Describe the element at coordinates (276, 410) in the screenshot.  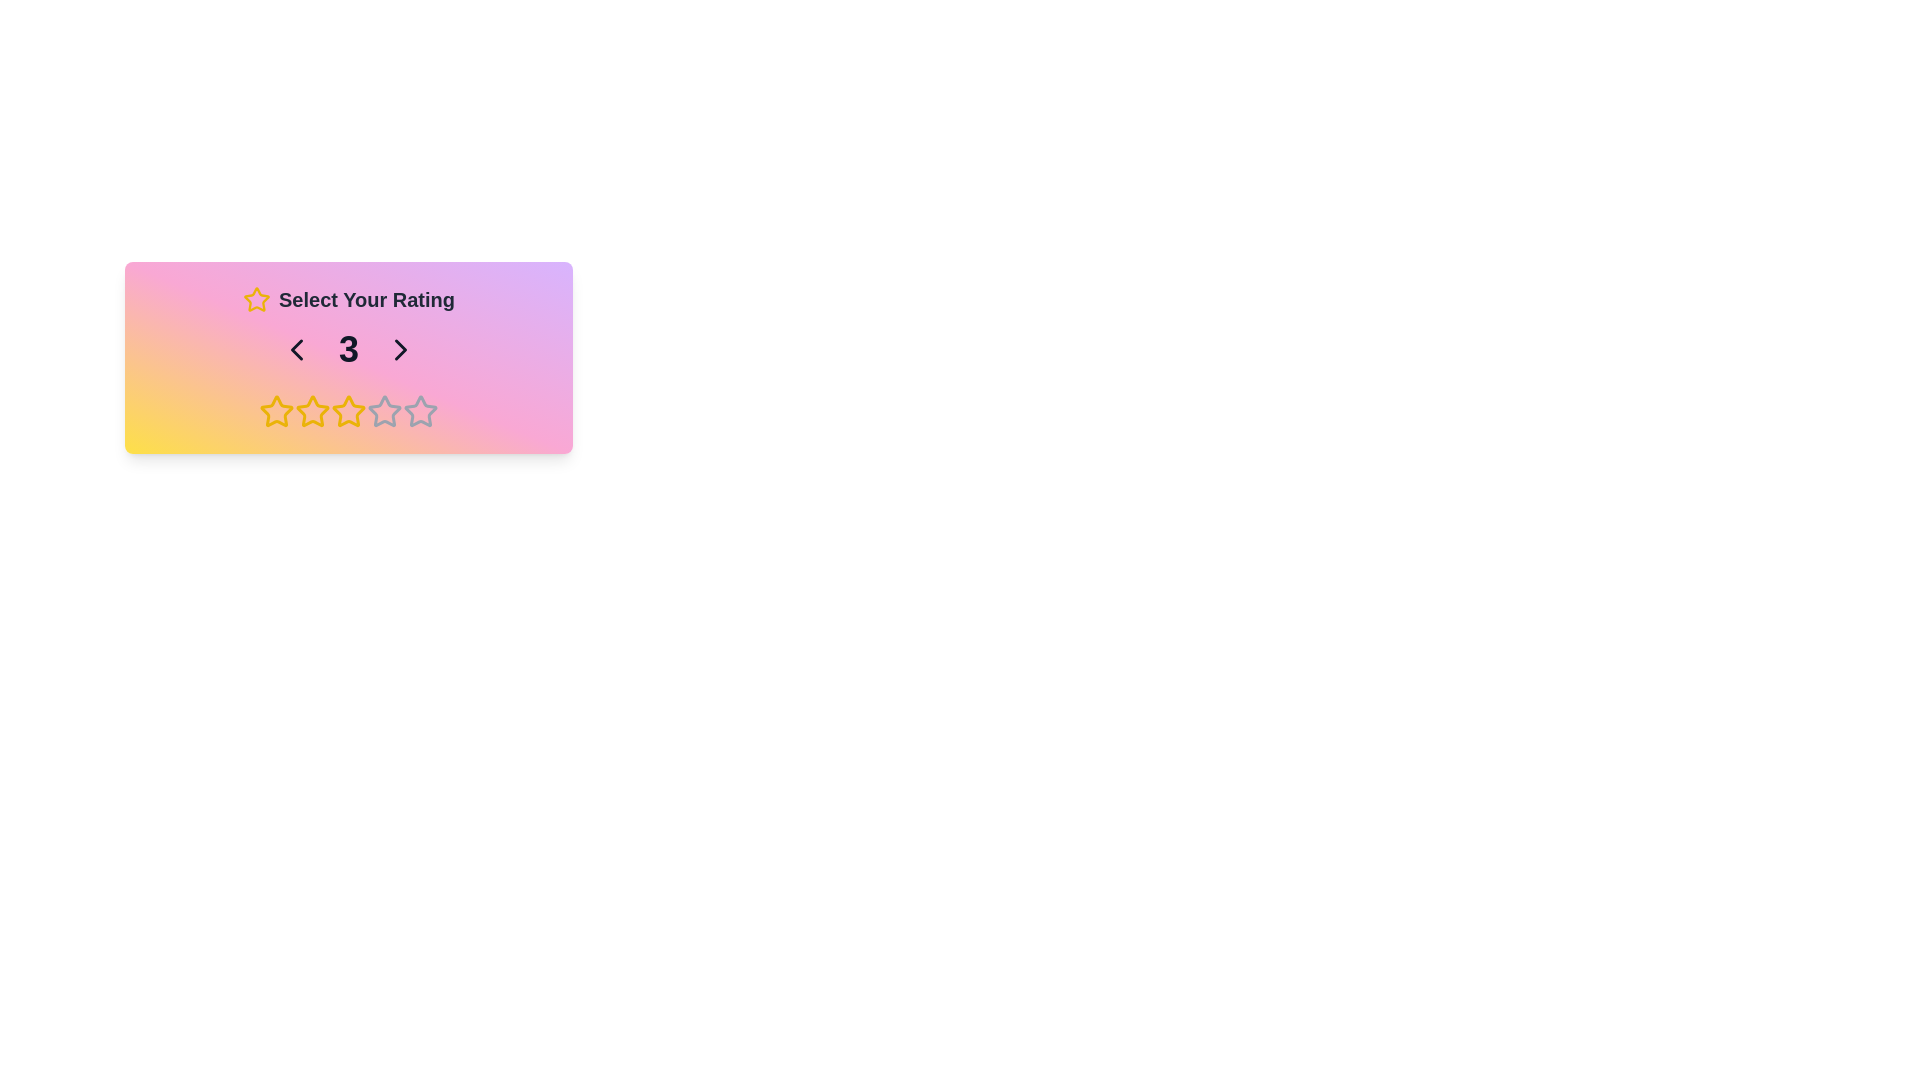
I see `the first star-shaped rating icon with a yellow outline` at that location.